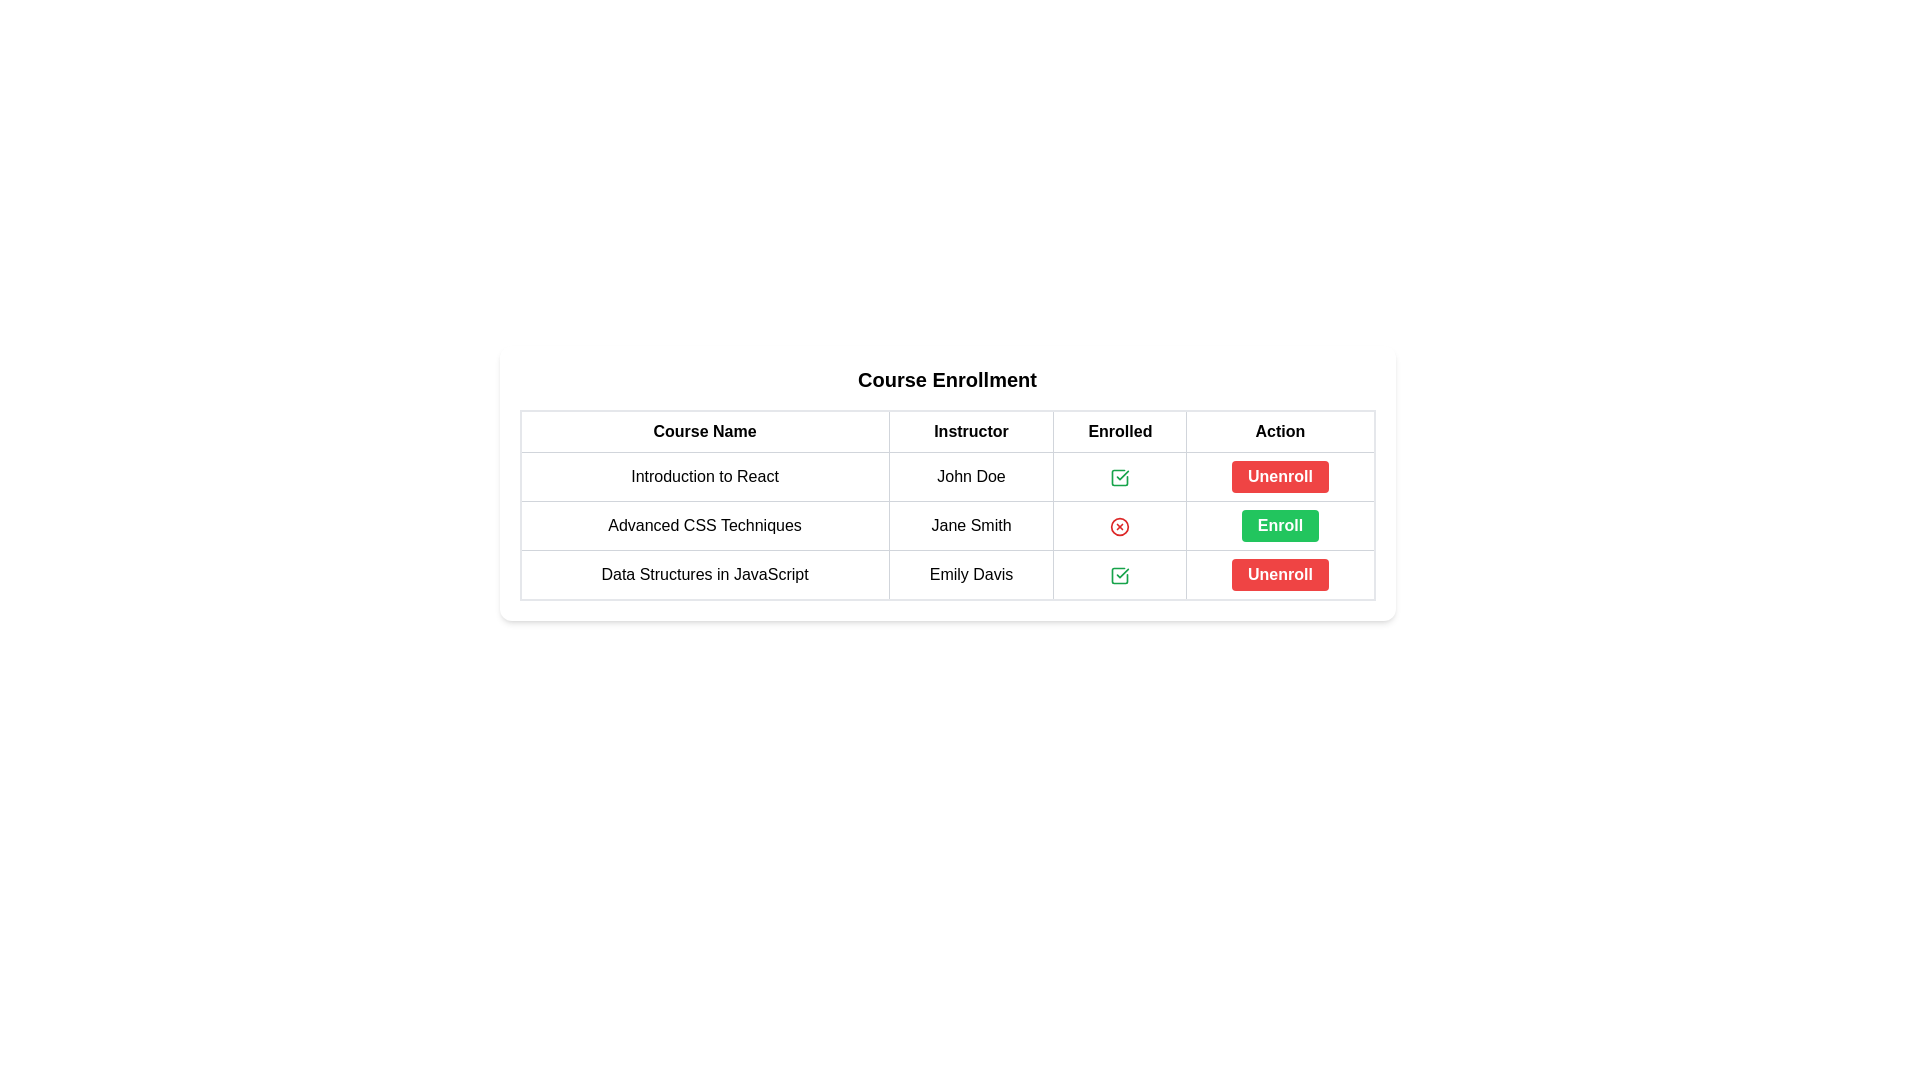 Image resolution: width=1920 pixels, height=1080 pixels. I want to click on the 'Course Enrollment' header to sort the column below that contains the names of the courses, so click(704, 430).